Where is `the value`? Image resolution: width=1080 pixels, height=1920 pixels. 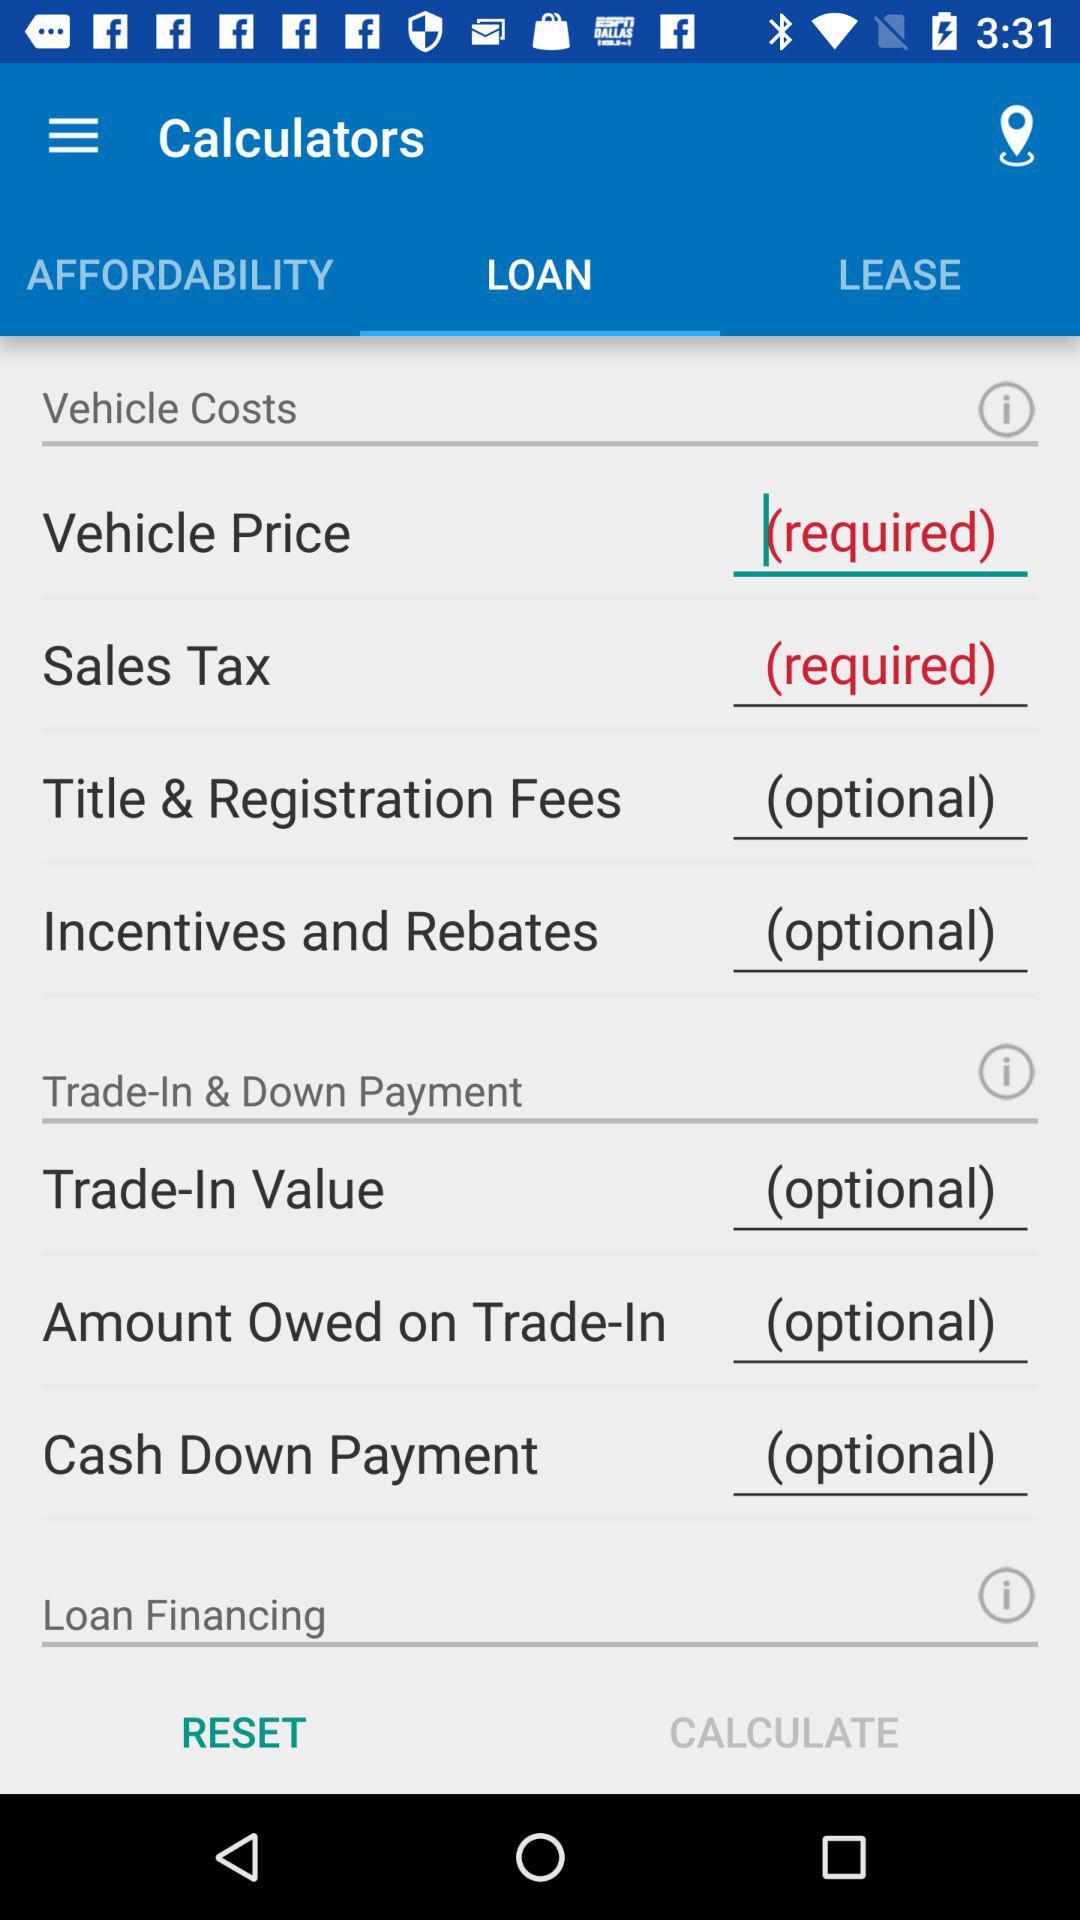 the value is located at coordinates (879, 1320).